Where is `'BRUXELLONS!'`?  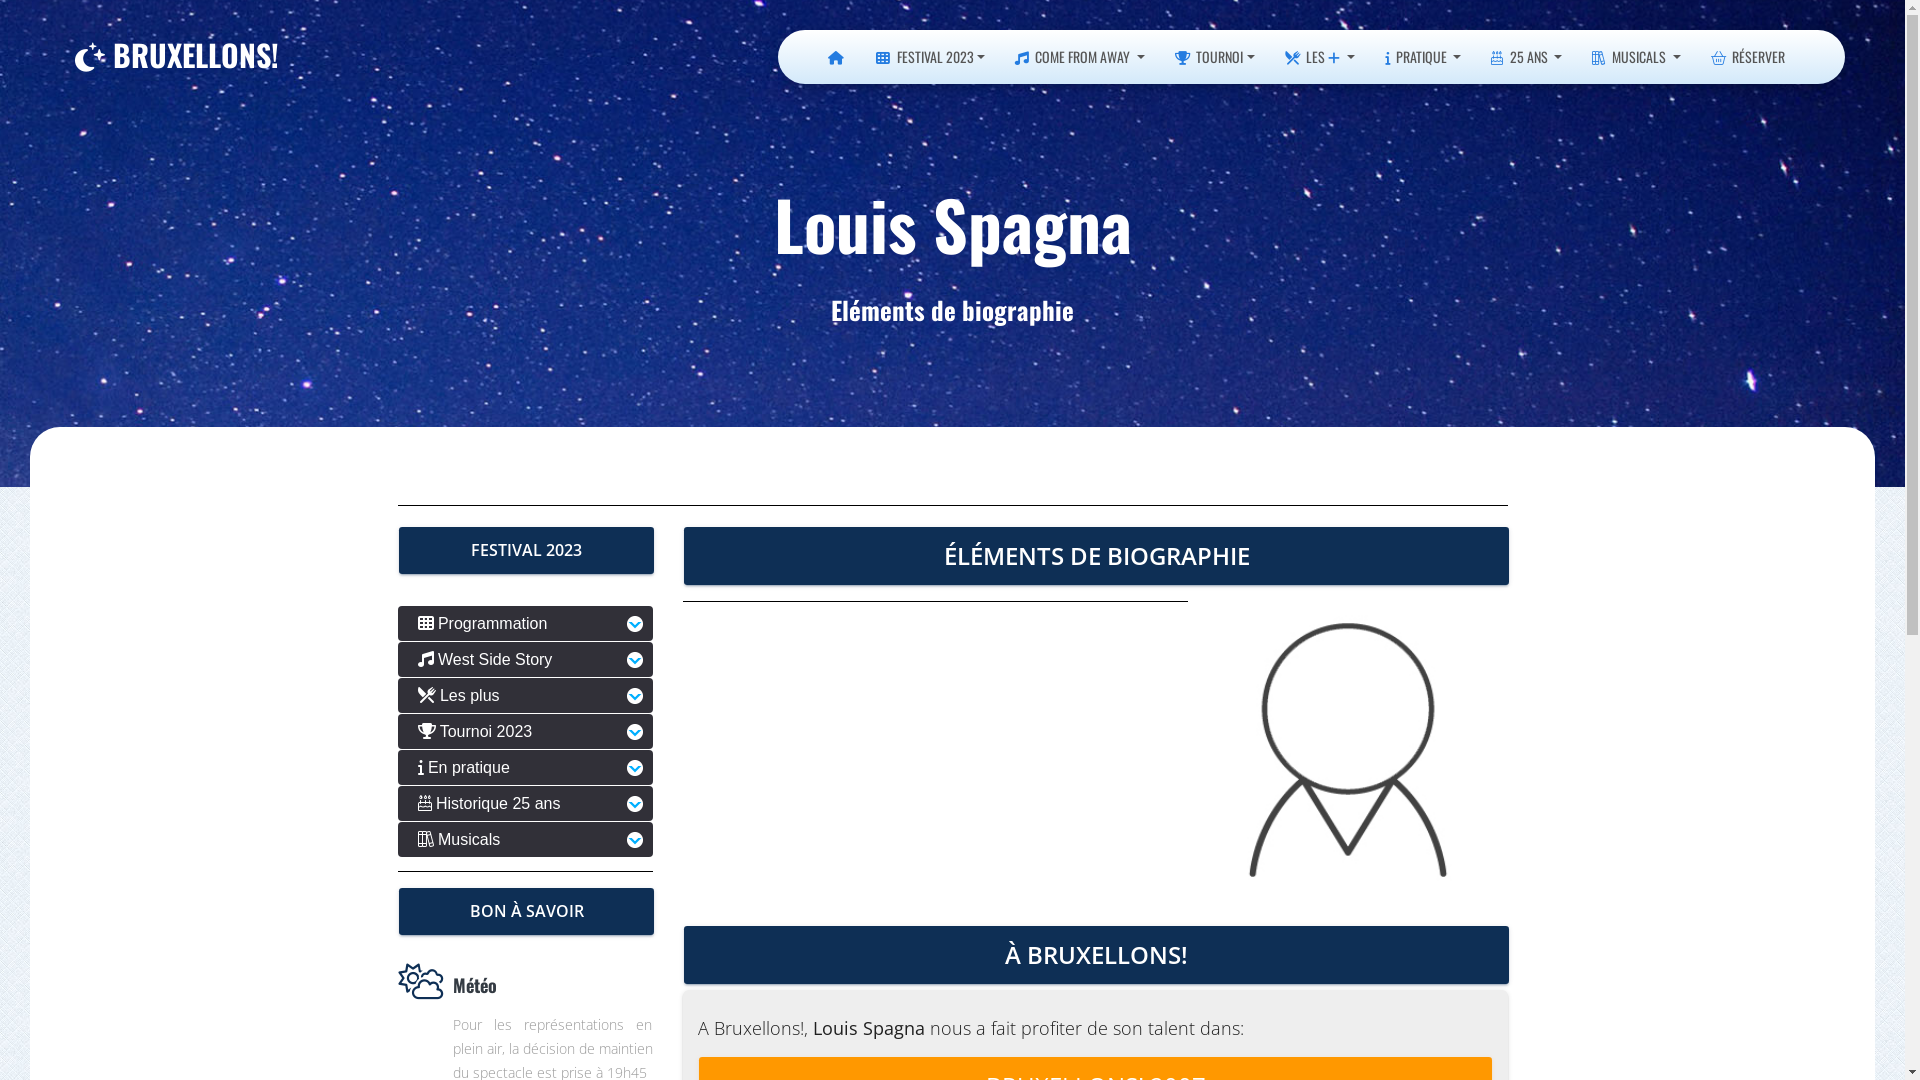 'BRUXELLONS!' is located at coordinates (177, 55).